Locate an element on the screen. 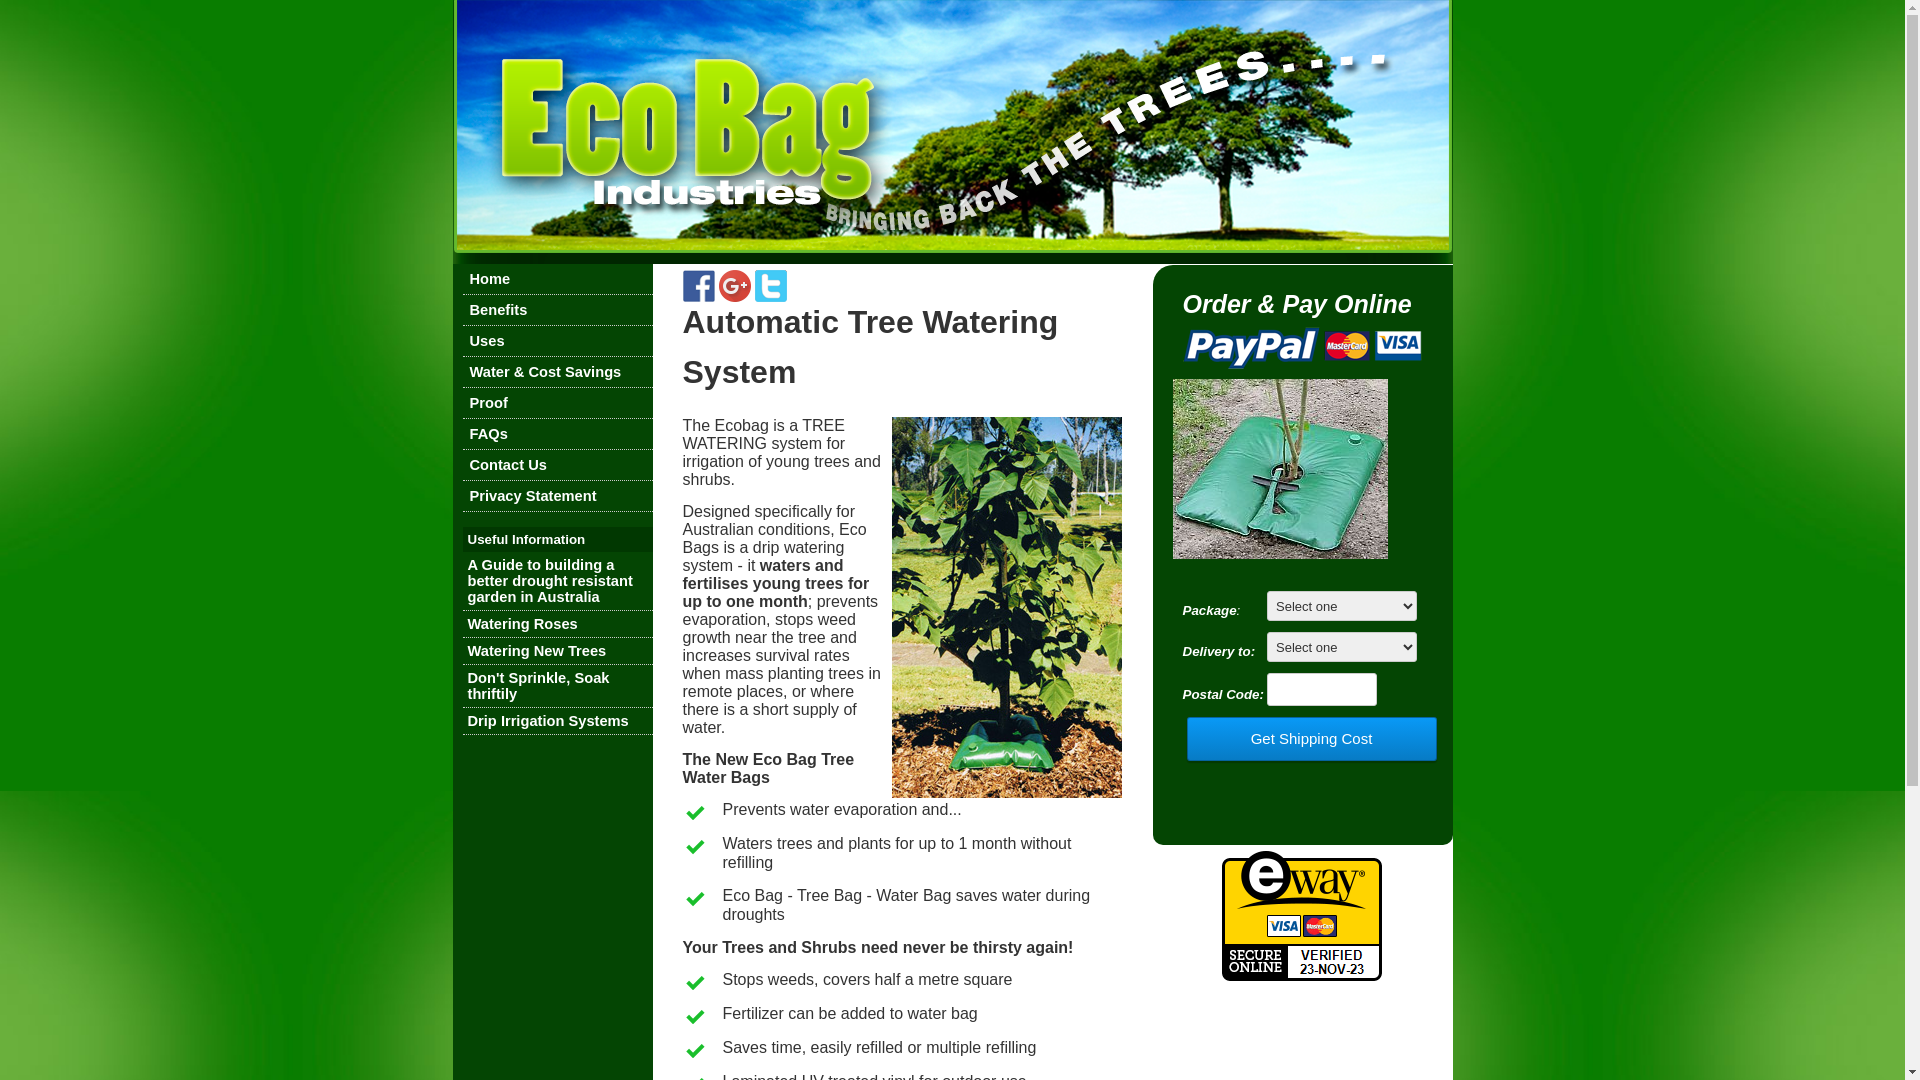 This screenshot has height=1080, width=1920. 'Uses' is located at coordinates (487, 339).